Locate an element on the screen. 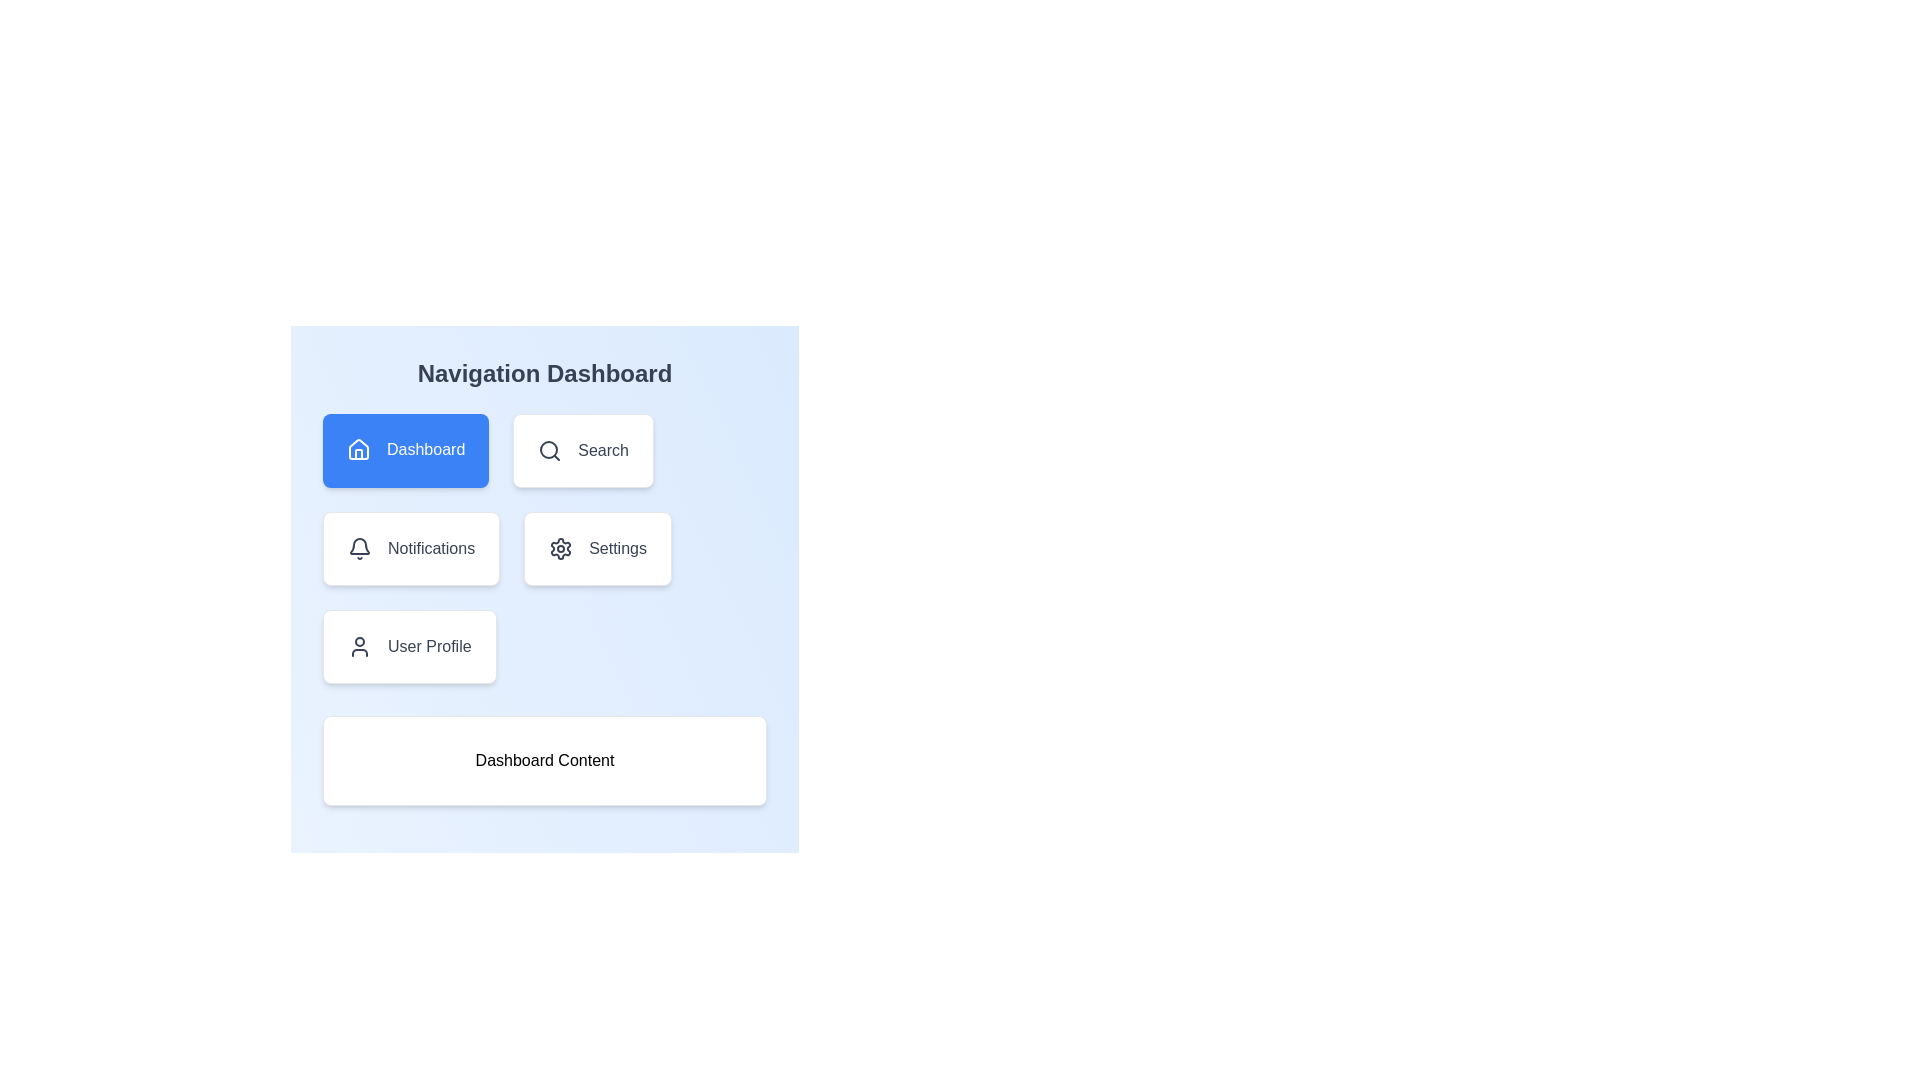 The width and height of the screenshot is (1920, 1080). the house-shaped icon with a minimalist design located within the 'Dashboard' button in the 'Navigation Dashboard' interface is located at coordinates (359, 450).